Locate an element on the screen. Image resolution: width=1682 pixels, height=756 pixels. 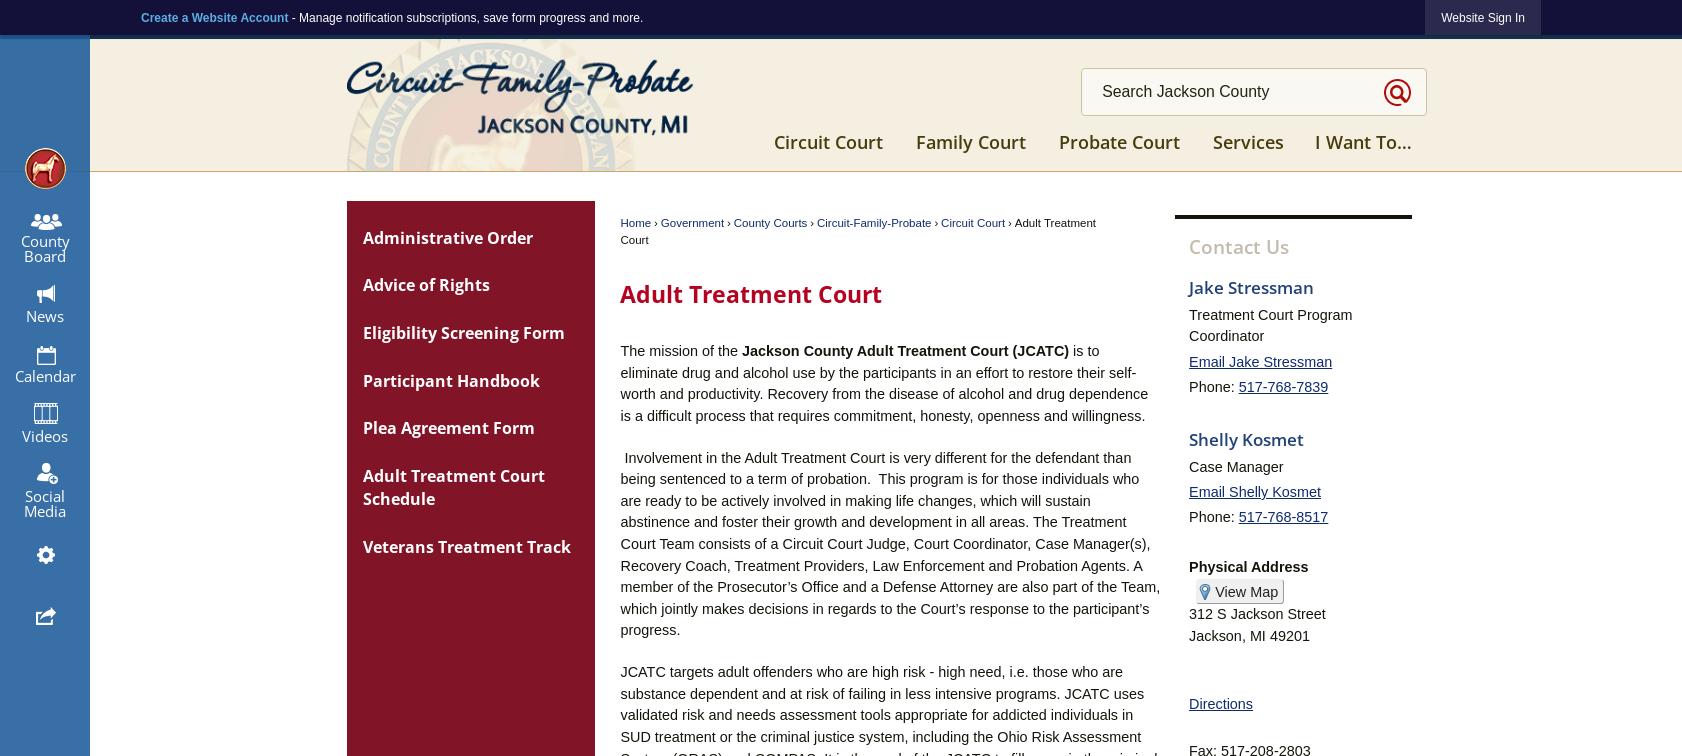
'View Map' is located at coordinates (1214, 590).